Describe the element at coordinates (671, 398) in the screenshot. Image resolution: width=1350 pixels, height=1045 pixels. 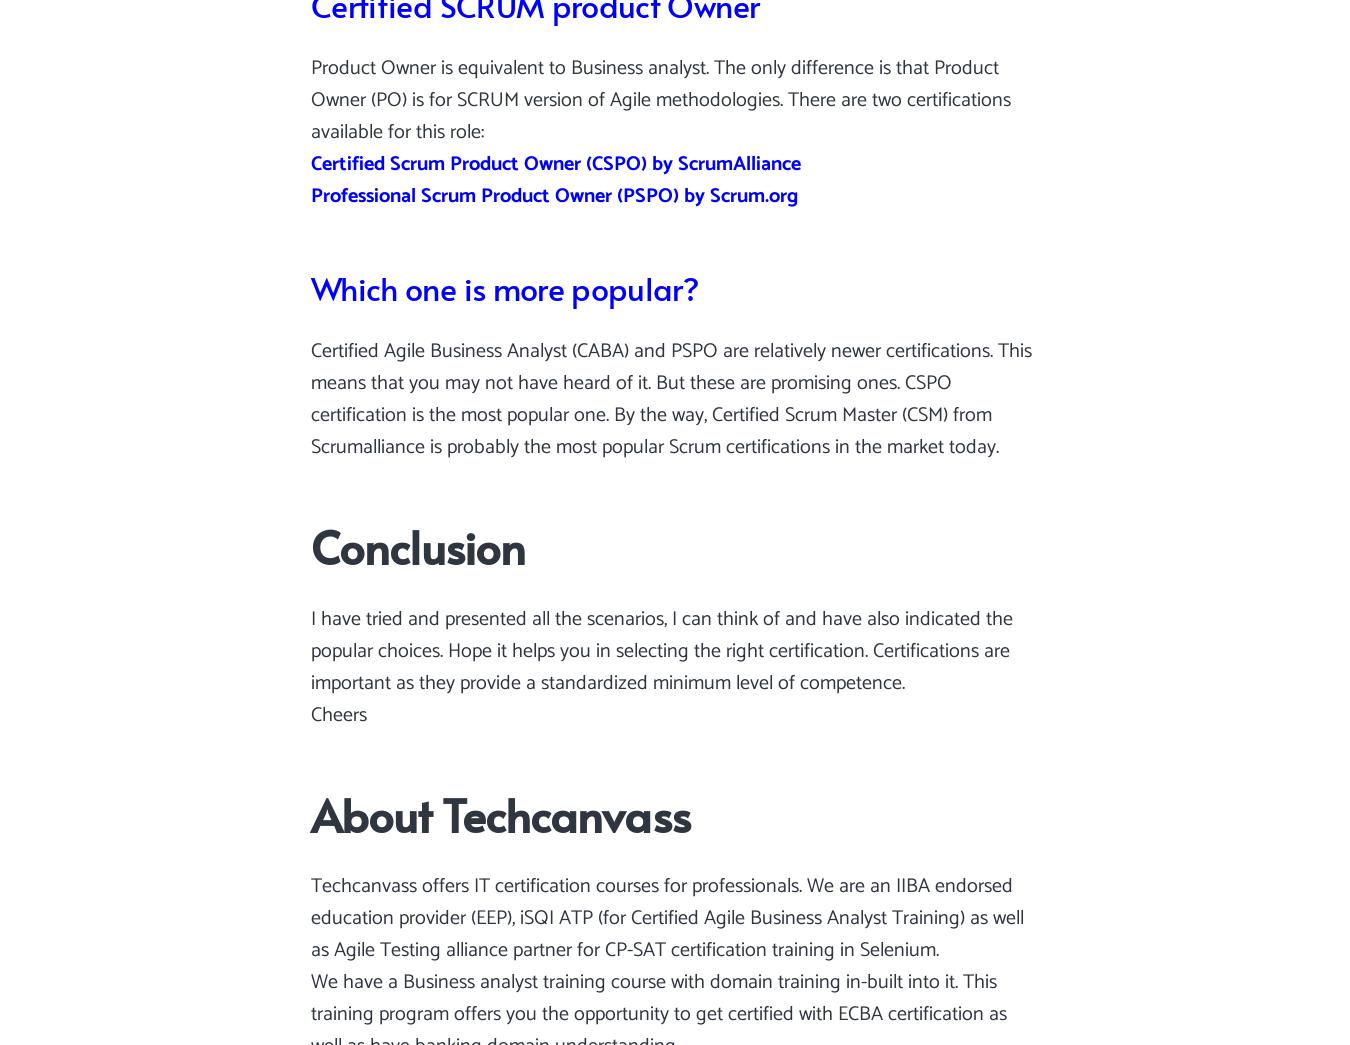
I see `'Certified Agile Business Analyst (CABA) and PSPO are relatively newer certifications. This means that you may not have heard of it. But these are promising ones. CSPO certification is the most popular one. By the way, Certified Scrum Master (CSM) from Scrumalliance is probably the most popular Scrum certifications in the market today.'` at that location.